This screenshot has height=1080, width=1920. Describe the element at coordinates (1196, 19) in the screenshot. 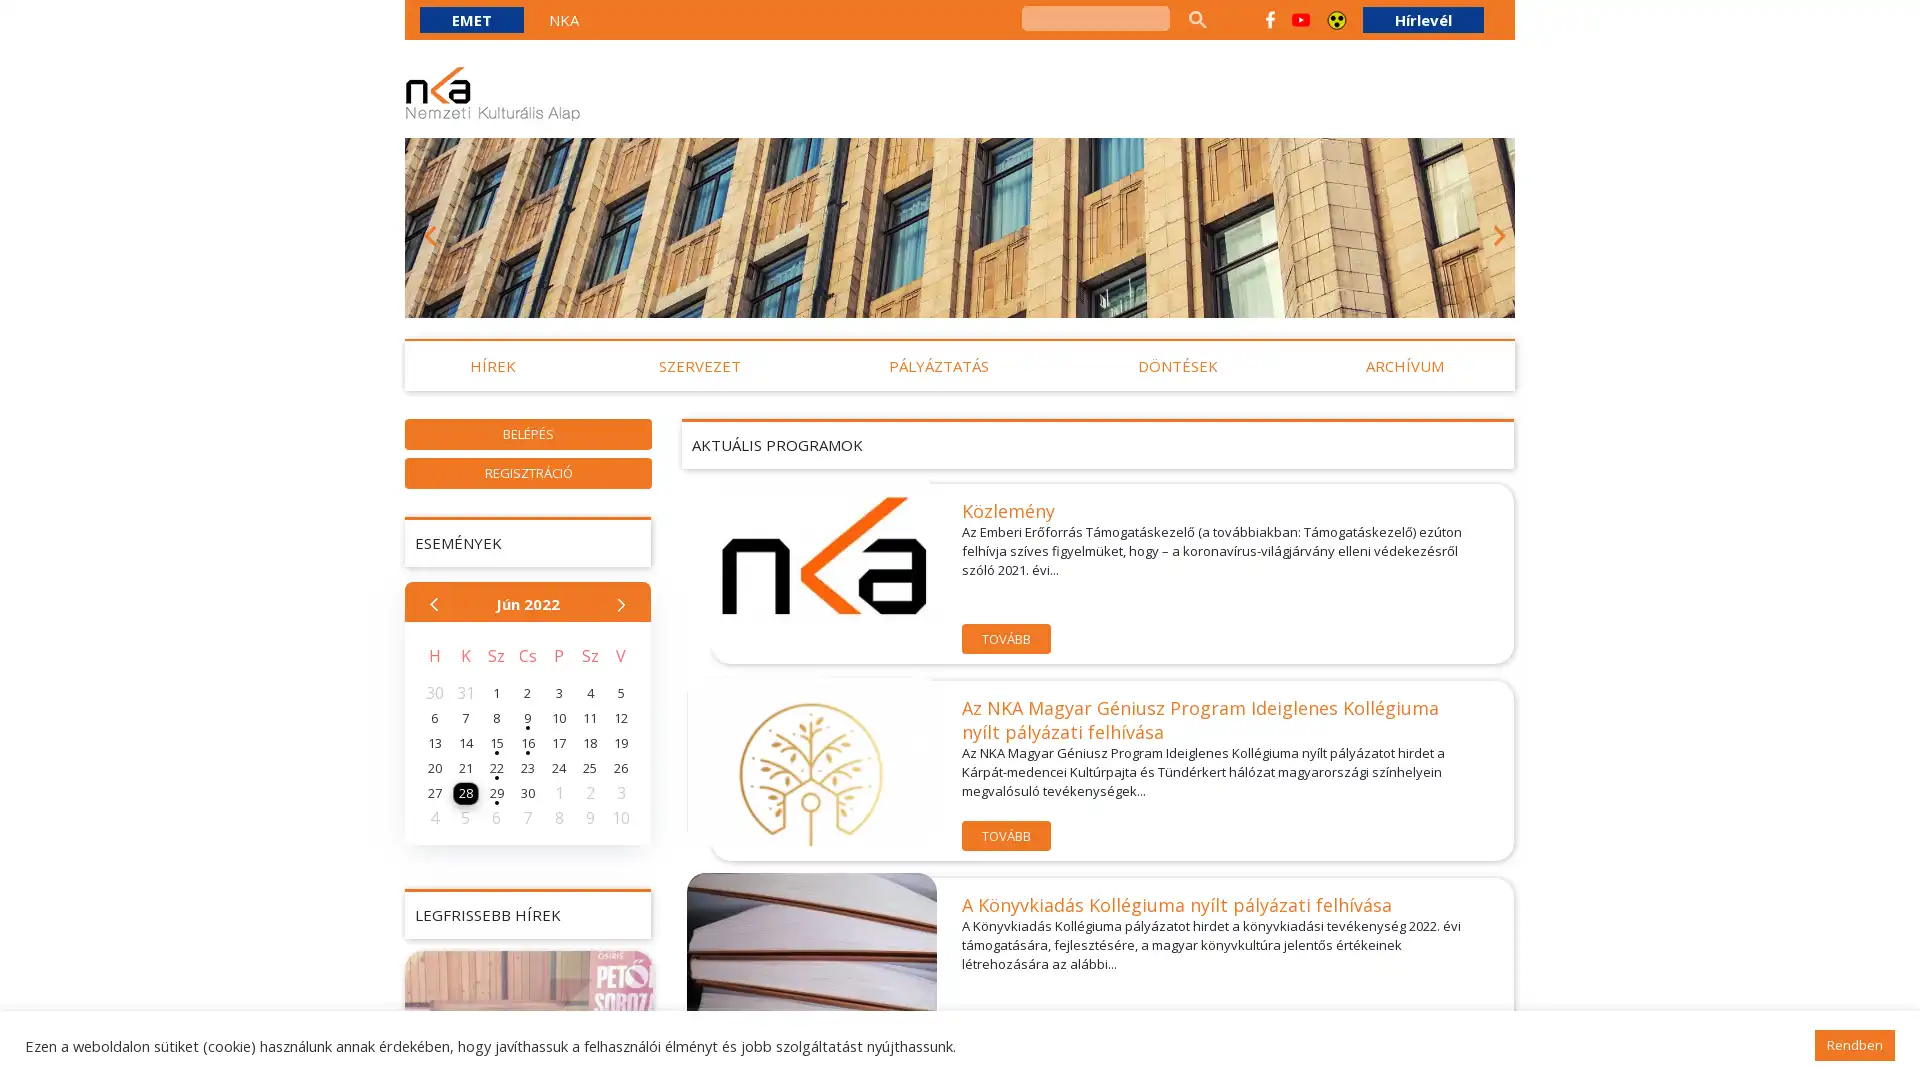

I see `kereses` at that location.